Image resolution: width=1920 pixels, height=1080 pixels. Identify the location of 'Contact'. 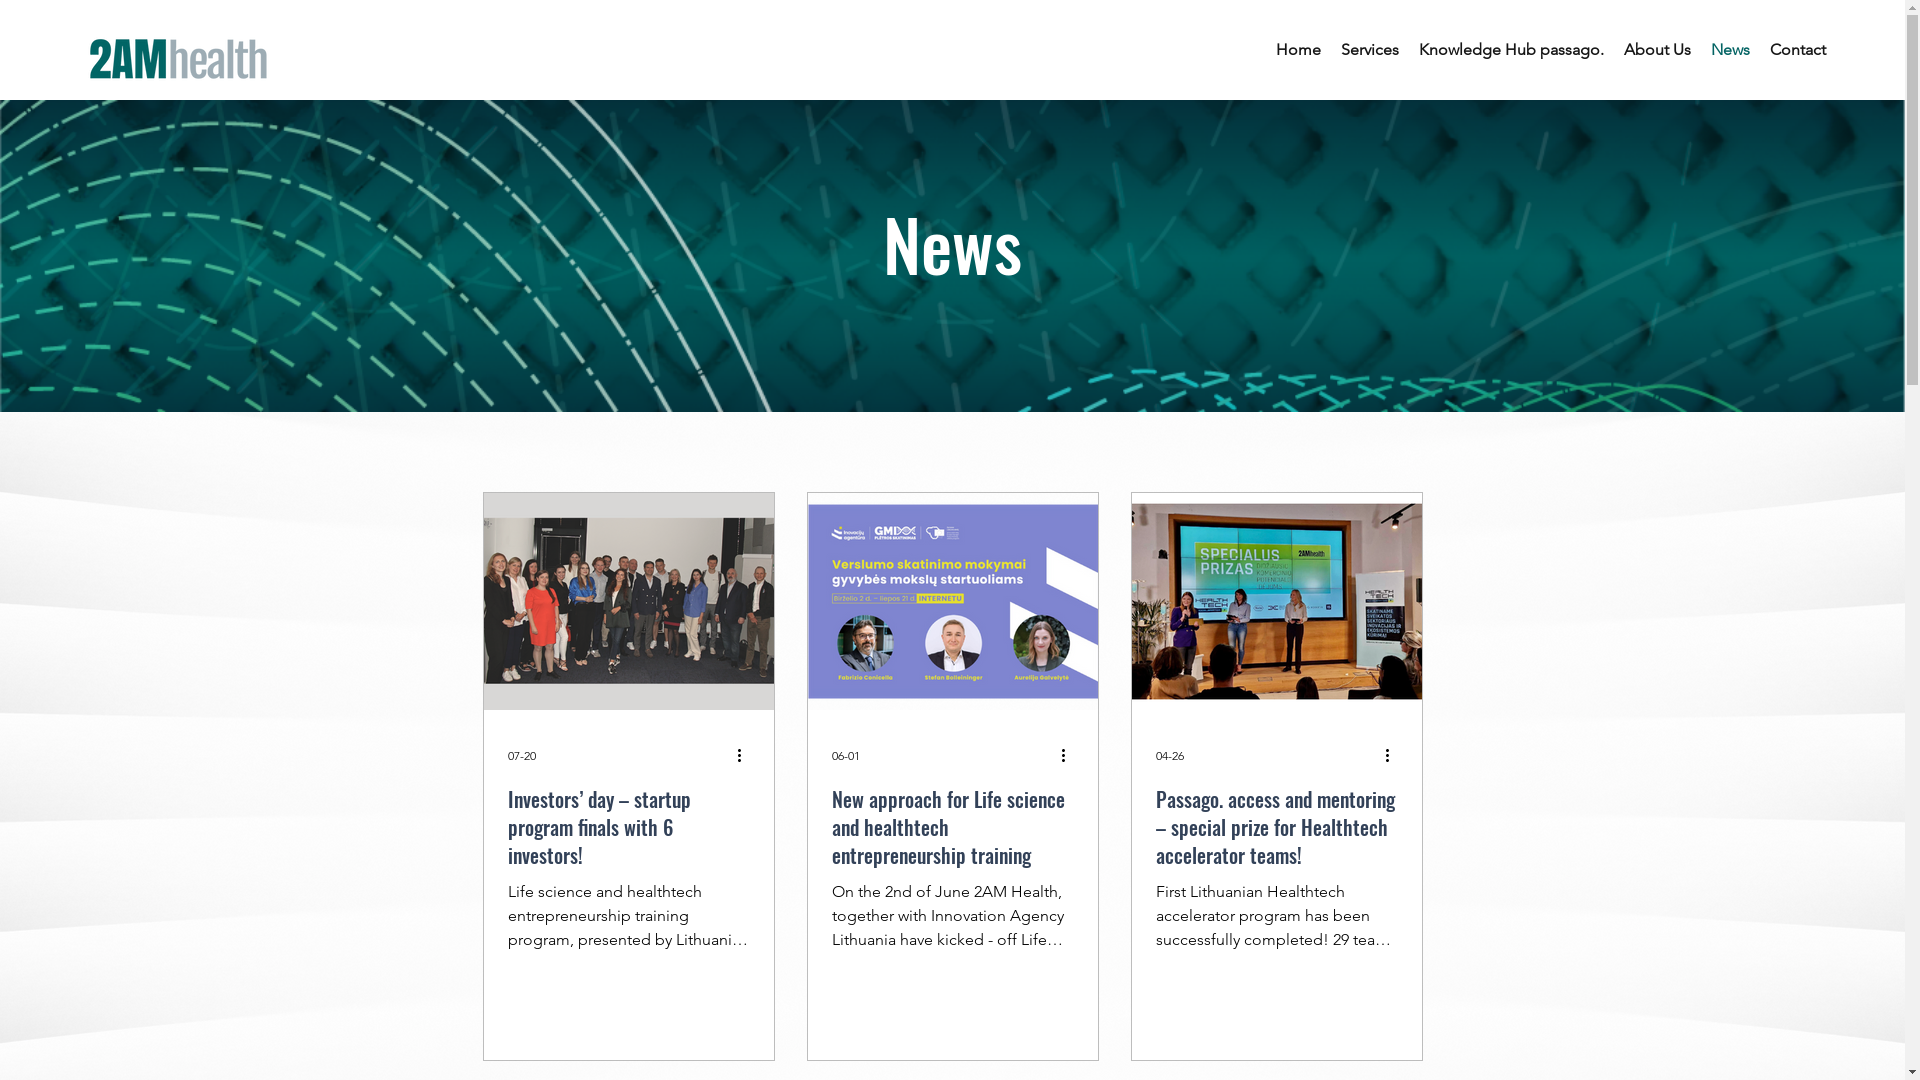
(1798, 49).